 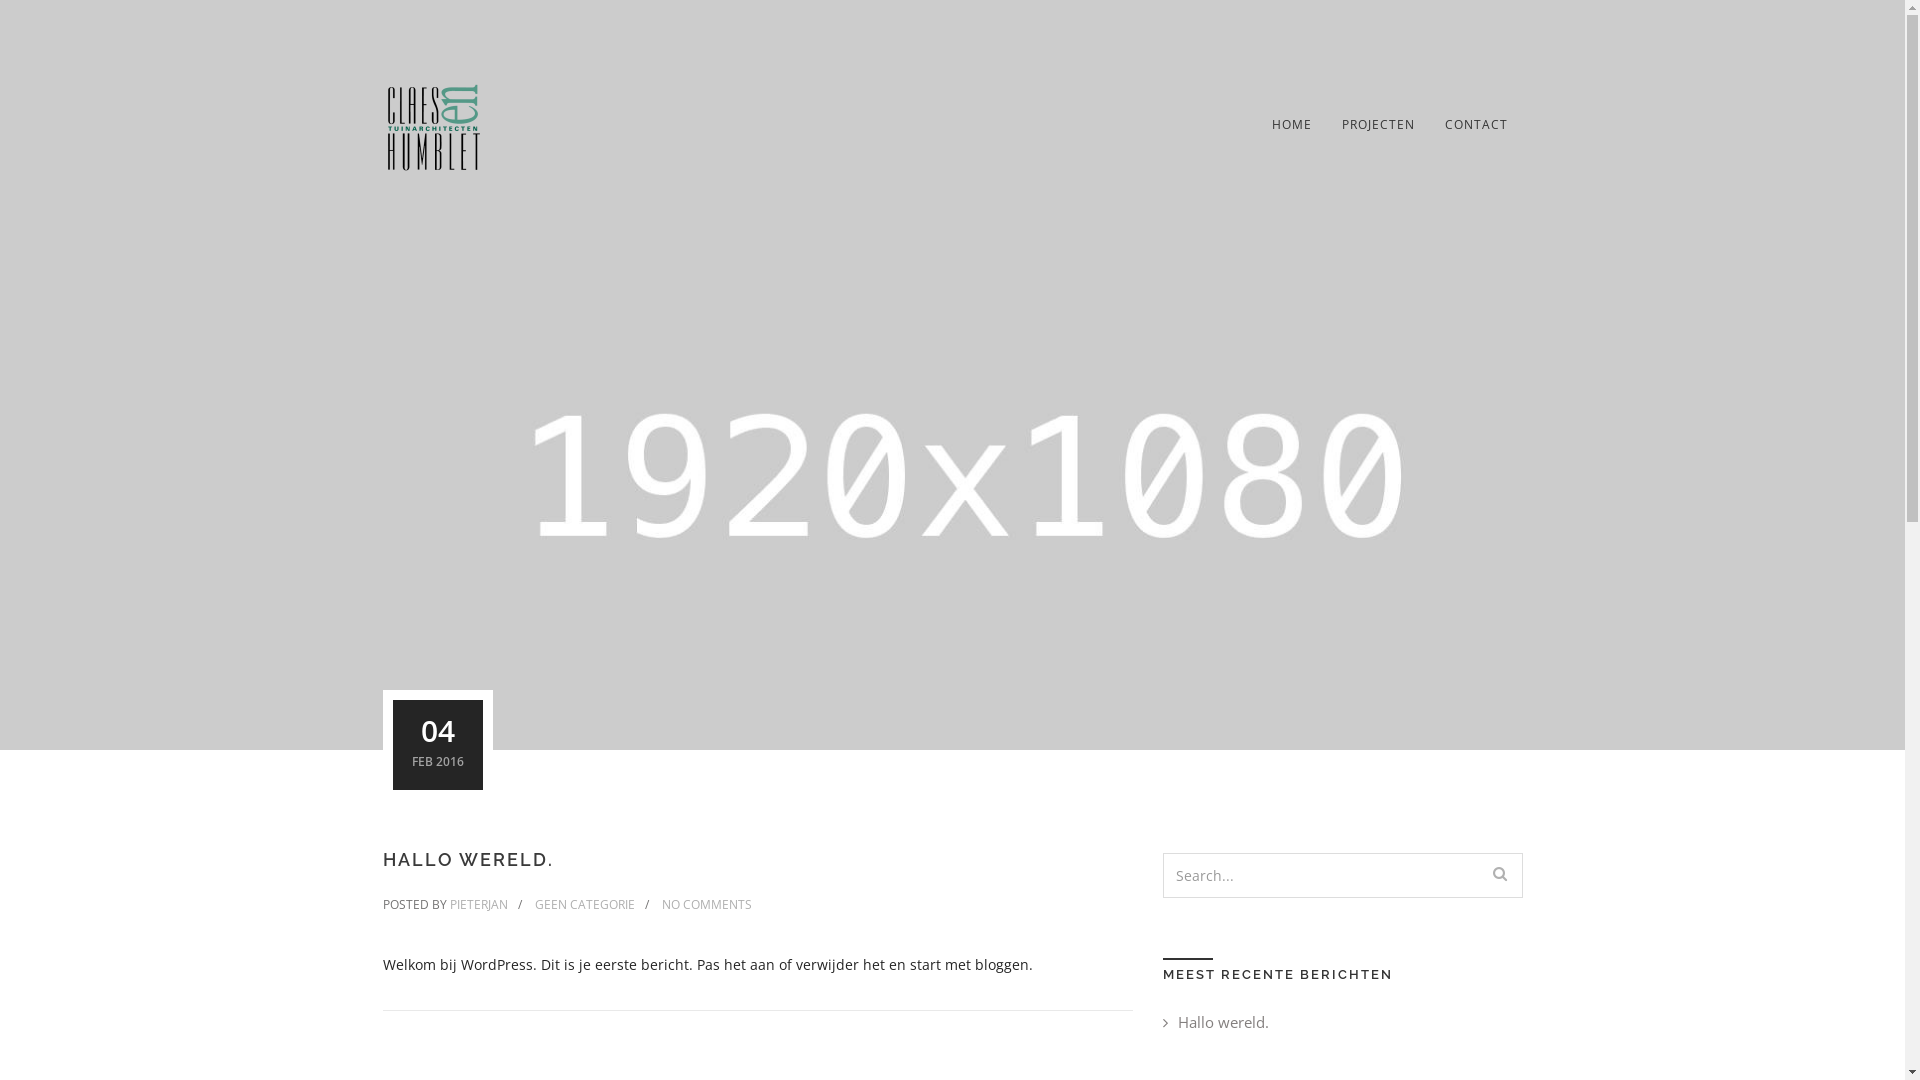 I want to click on 'Skip to content', so click(x=0, y=0).